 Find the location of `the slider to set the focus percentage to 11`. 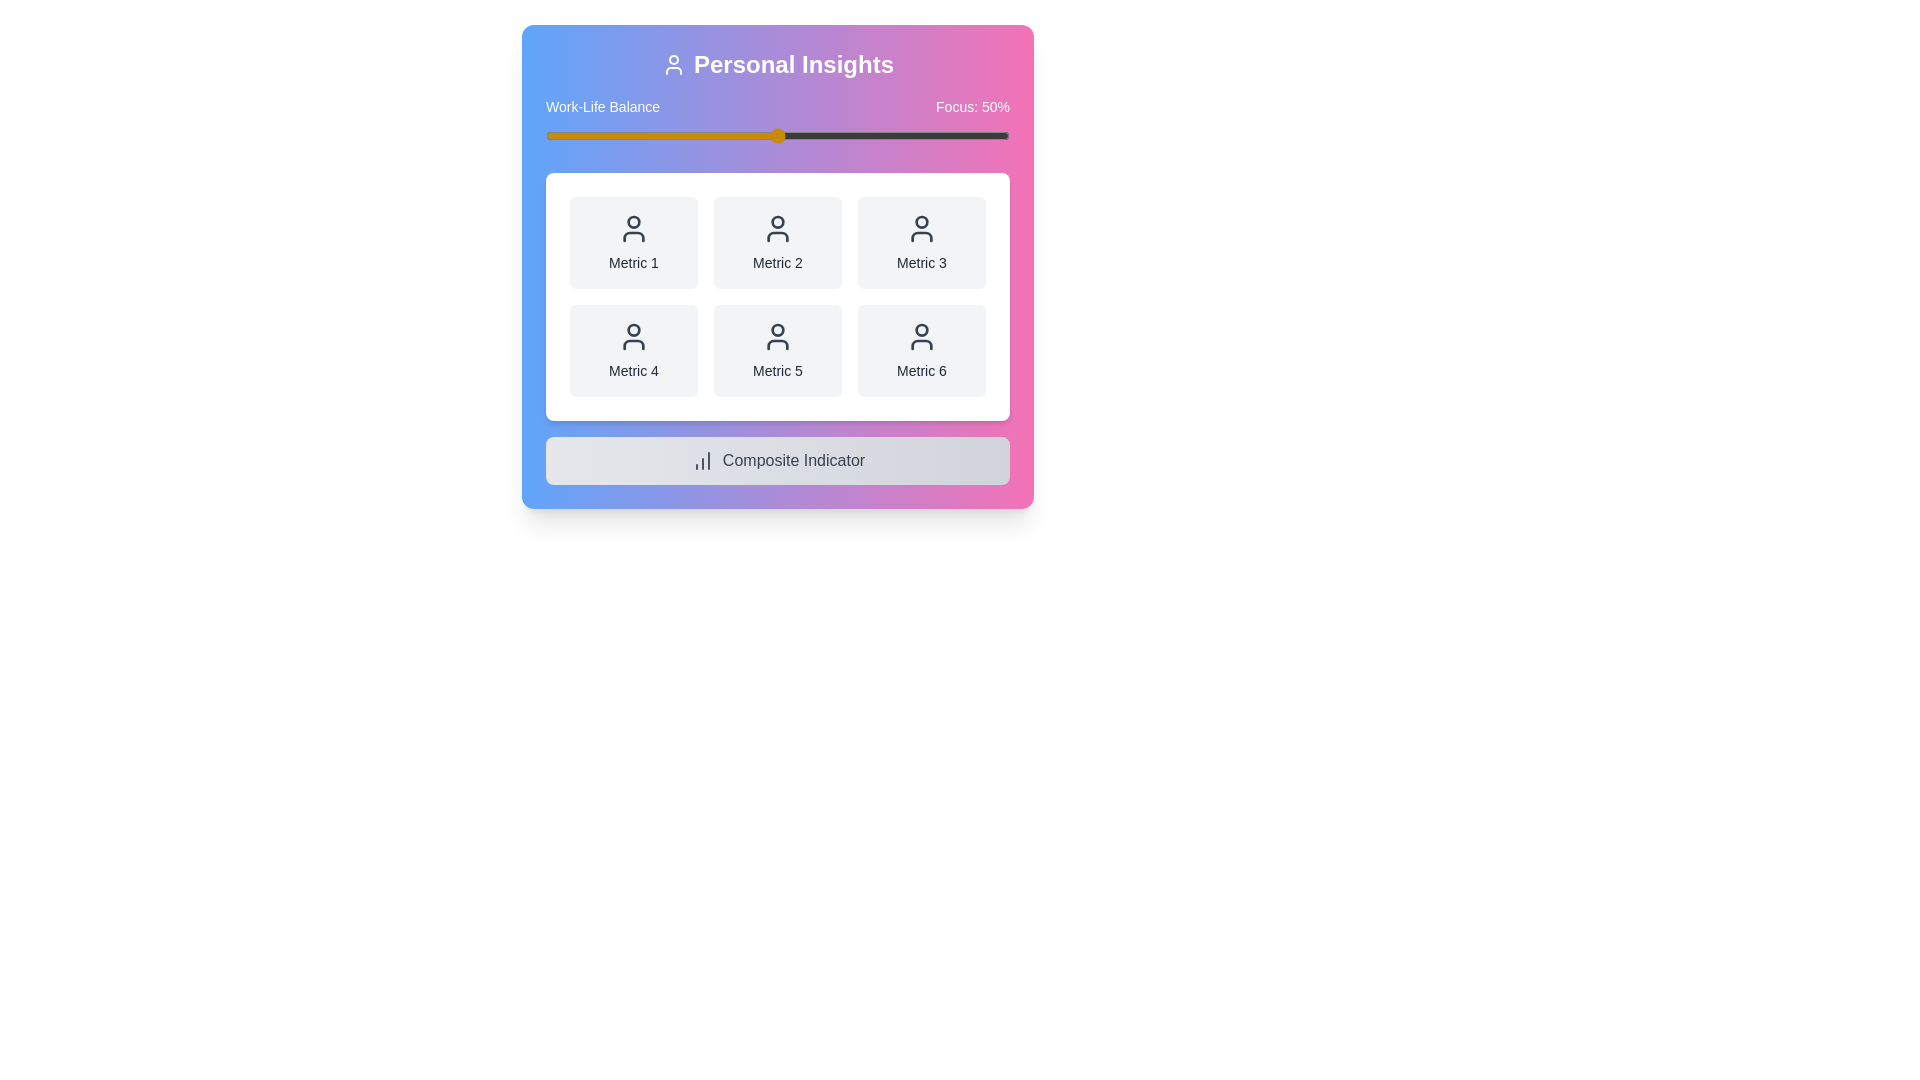

the slider to set the focus percentage to 11 is located at coordinates (596, 135).